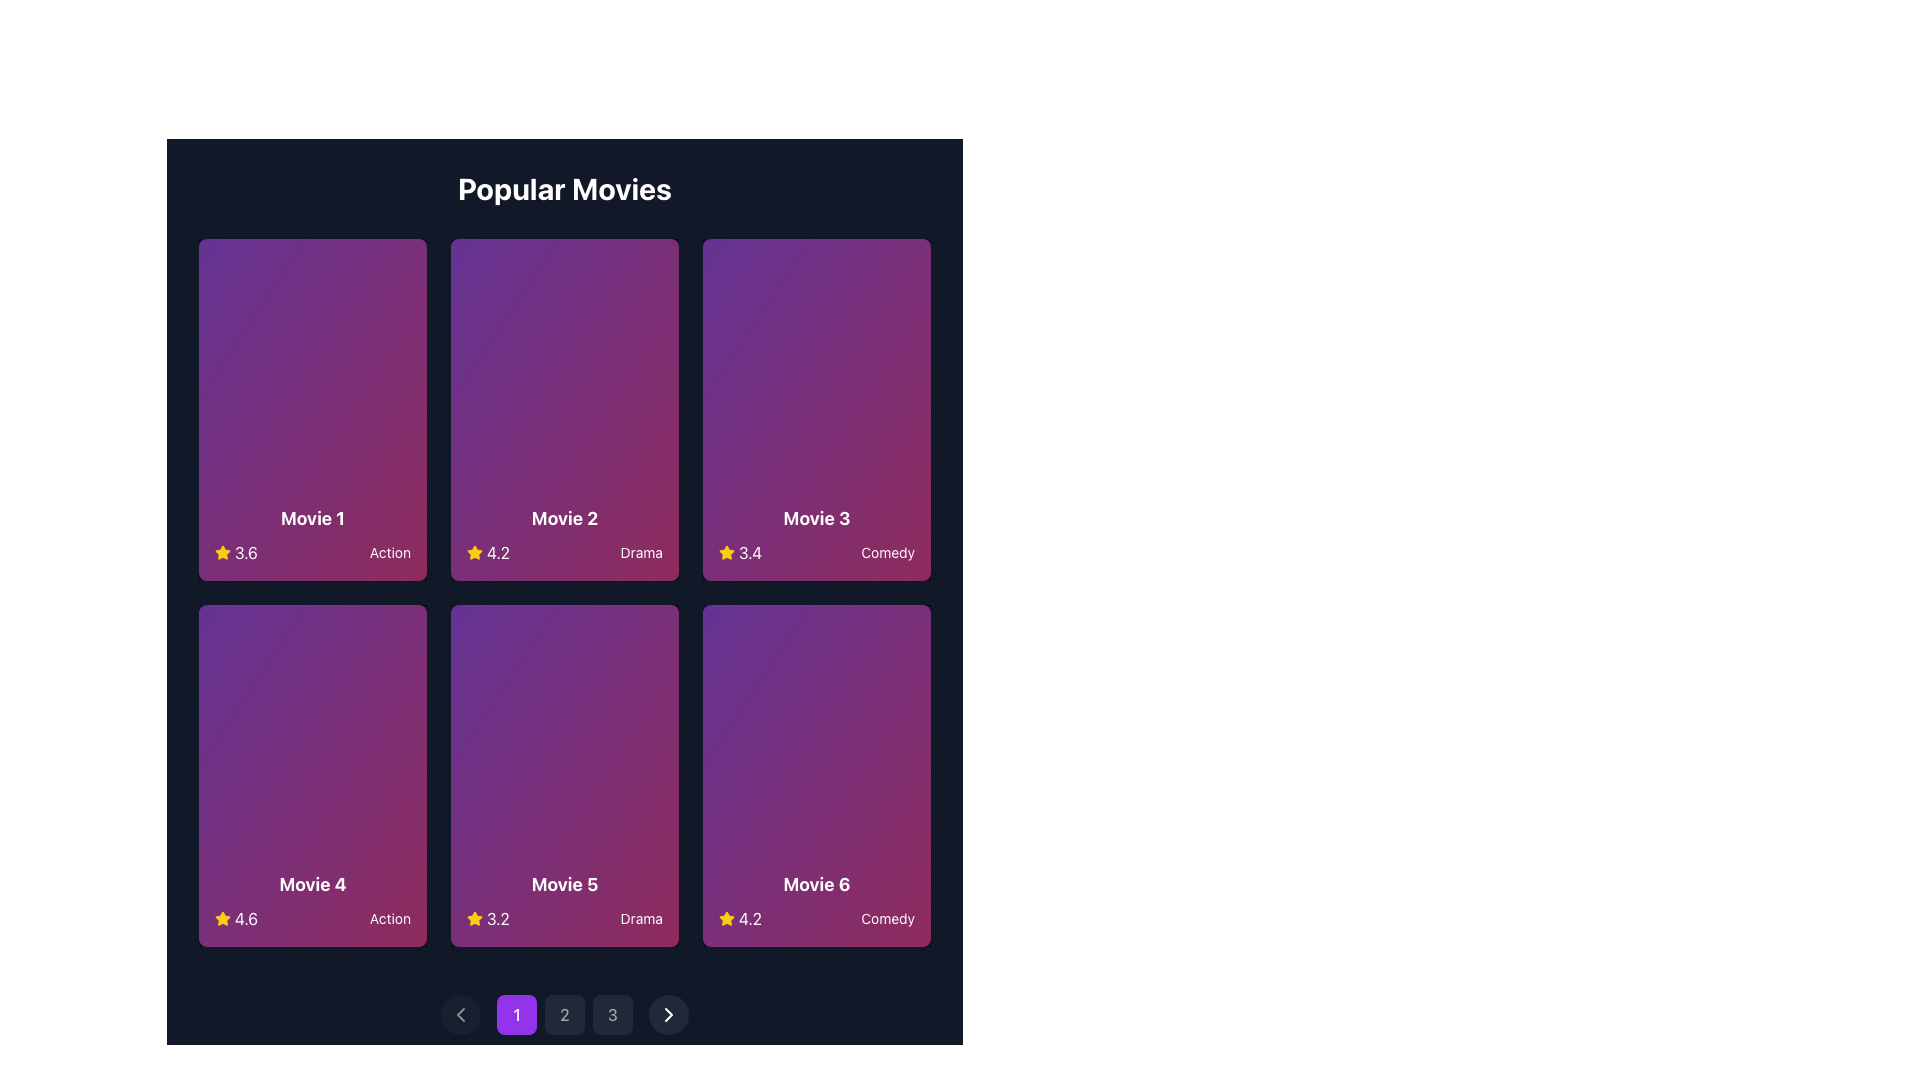 The height and width of the screenshot is (1080, 1920). What do you see at coordinates (390, 552) in the screenshot?
I see `the small rectangular label displaying 'Action' in white on a red background located at the bottom right corner of the 'Movie 1' card` at bounding box center [390, 552].